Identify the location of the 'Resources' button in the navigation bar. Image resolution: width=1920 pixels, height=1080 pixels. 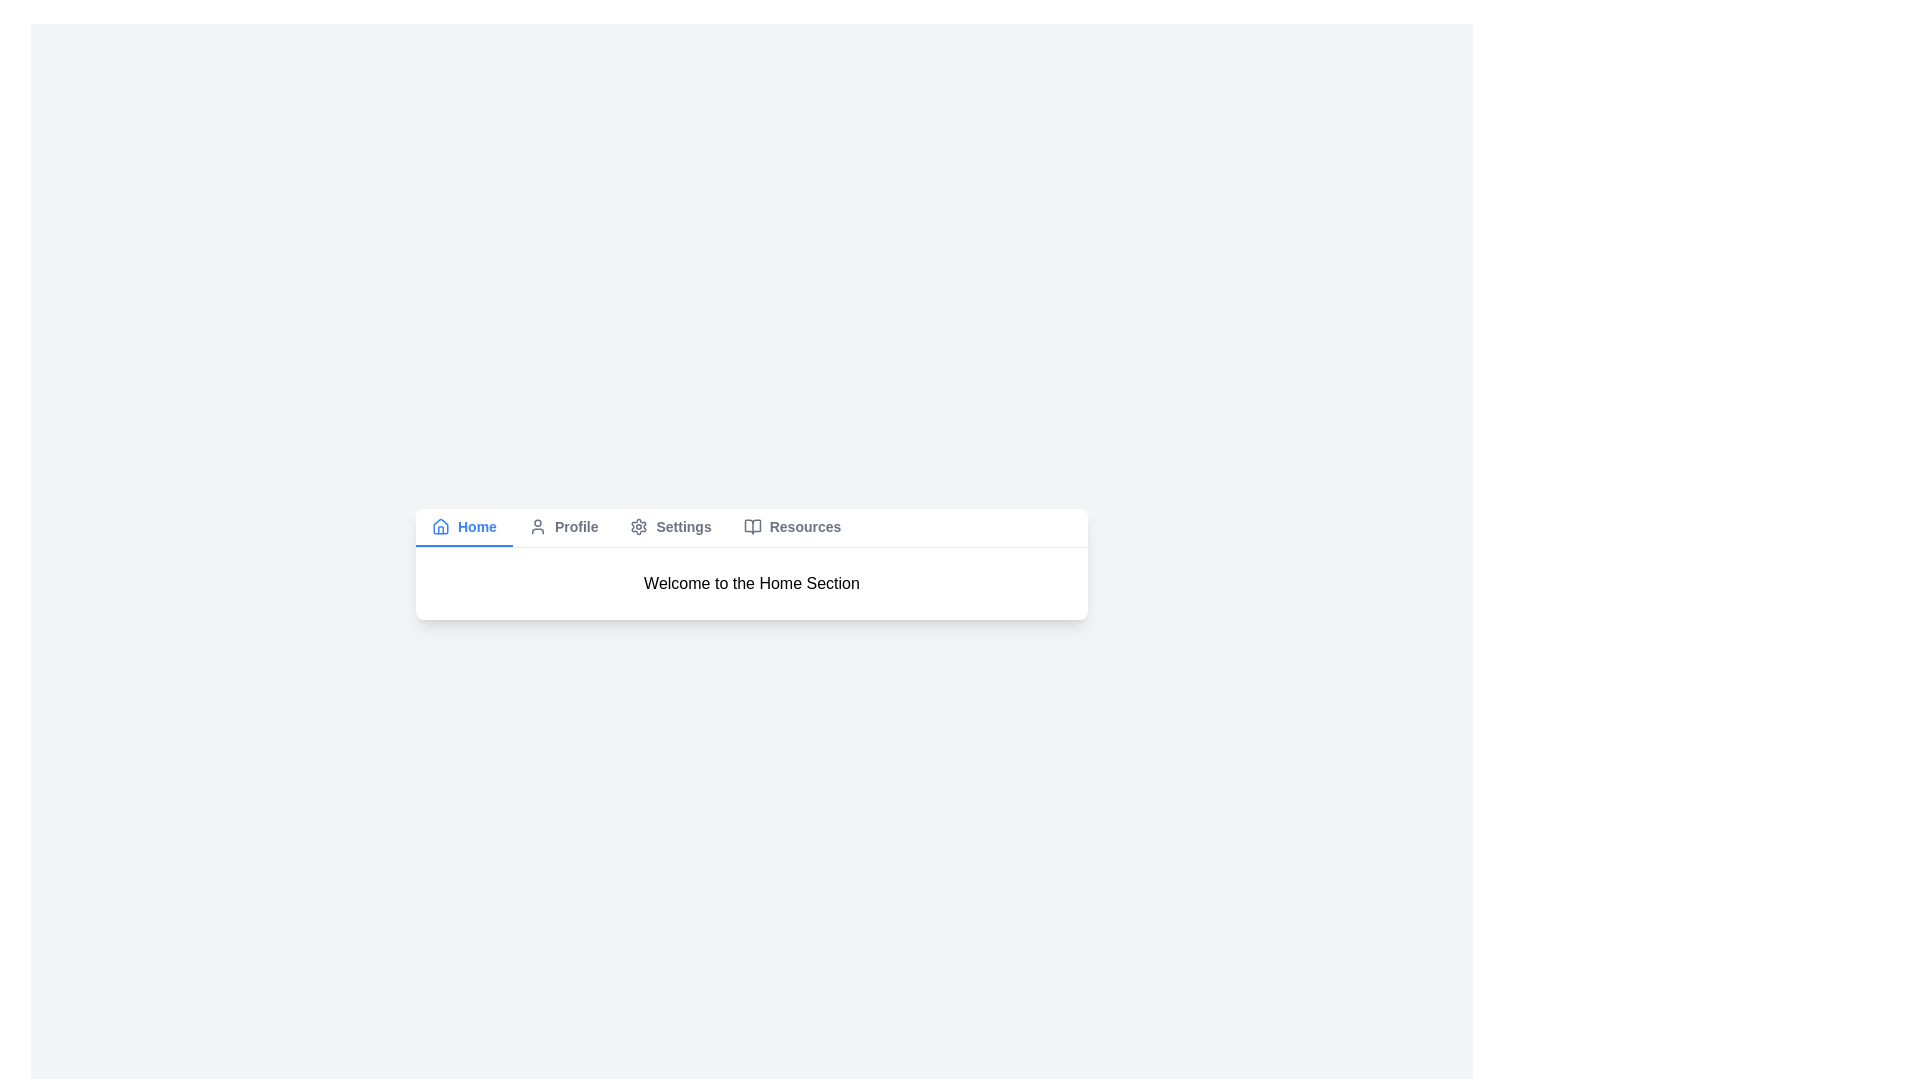
(791, 526).